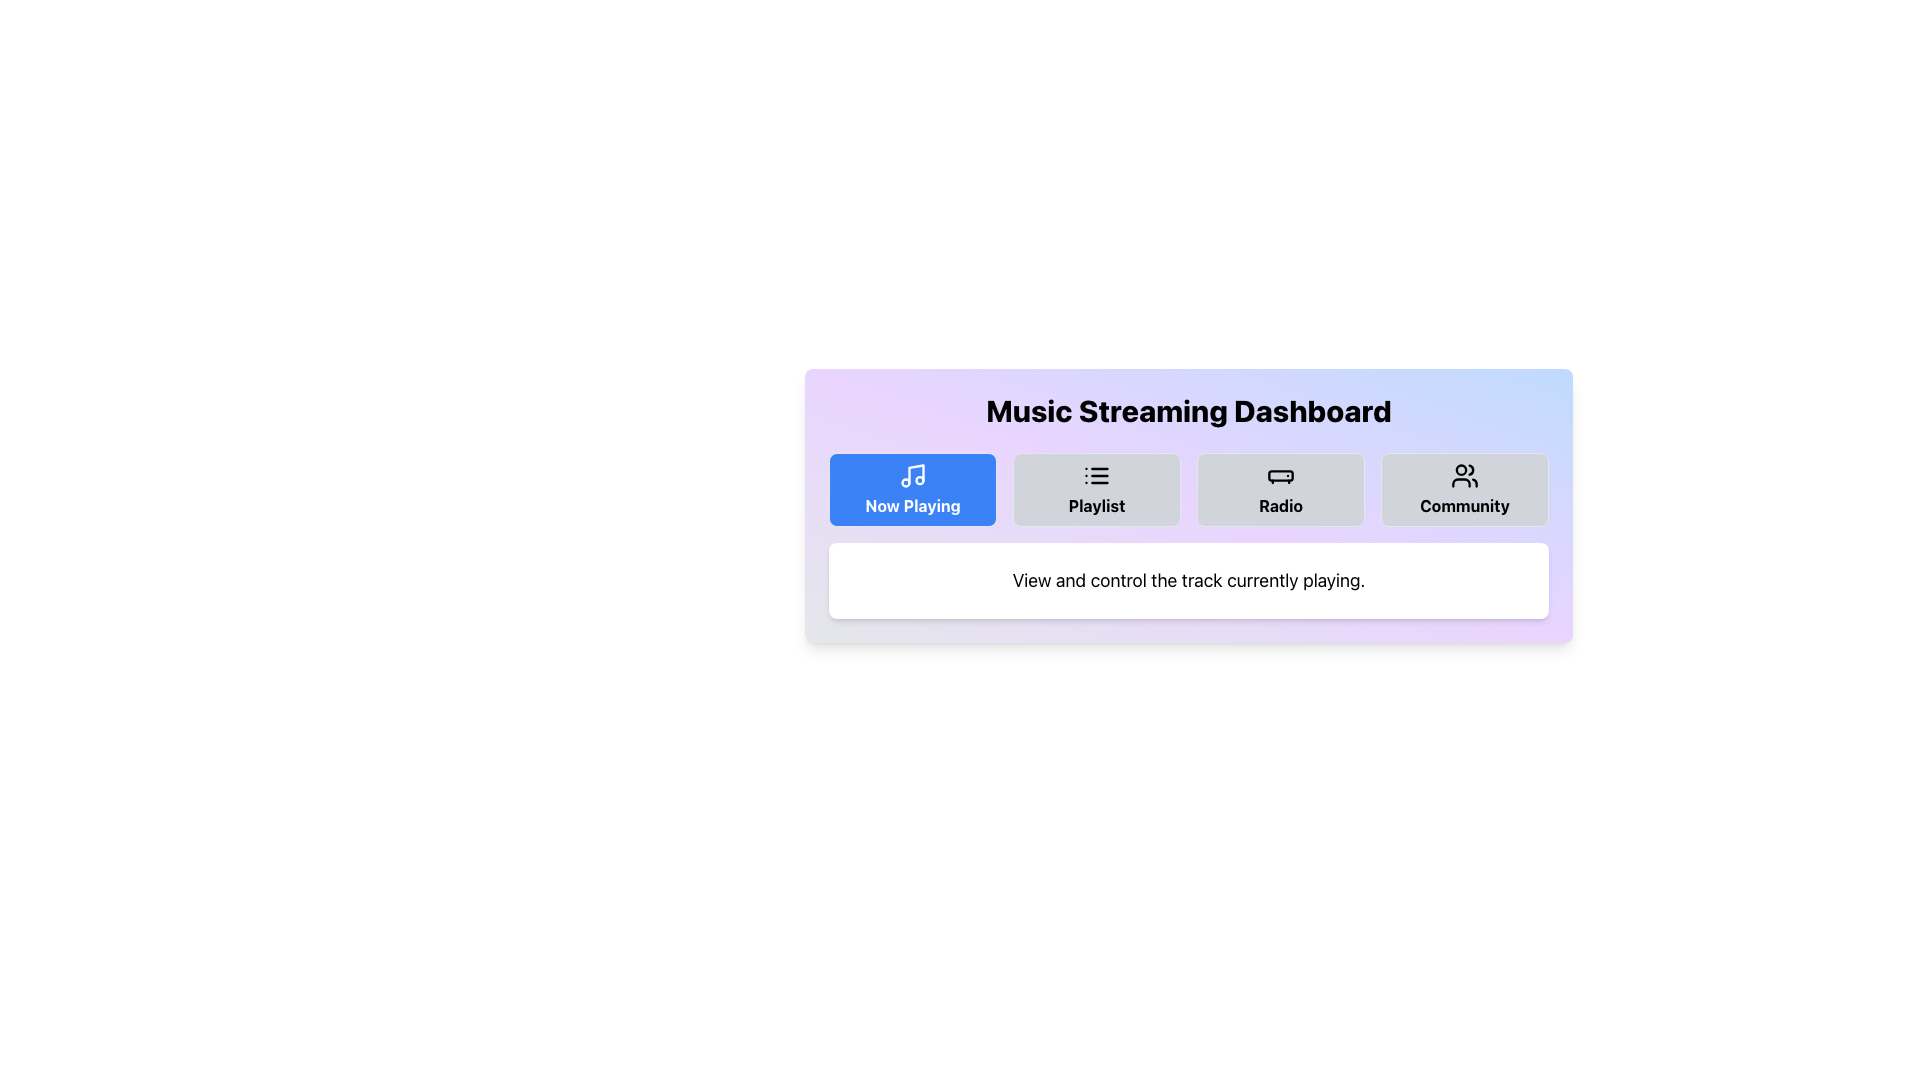 The width and height of the screenshot is (1920, 1080). Describe the element at coordinates (911, 475) in the screenshot. I see `the 'Now Playing' button which contains the music note icon styled with a blue background, located in the navigation bar` at that location.